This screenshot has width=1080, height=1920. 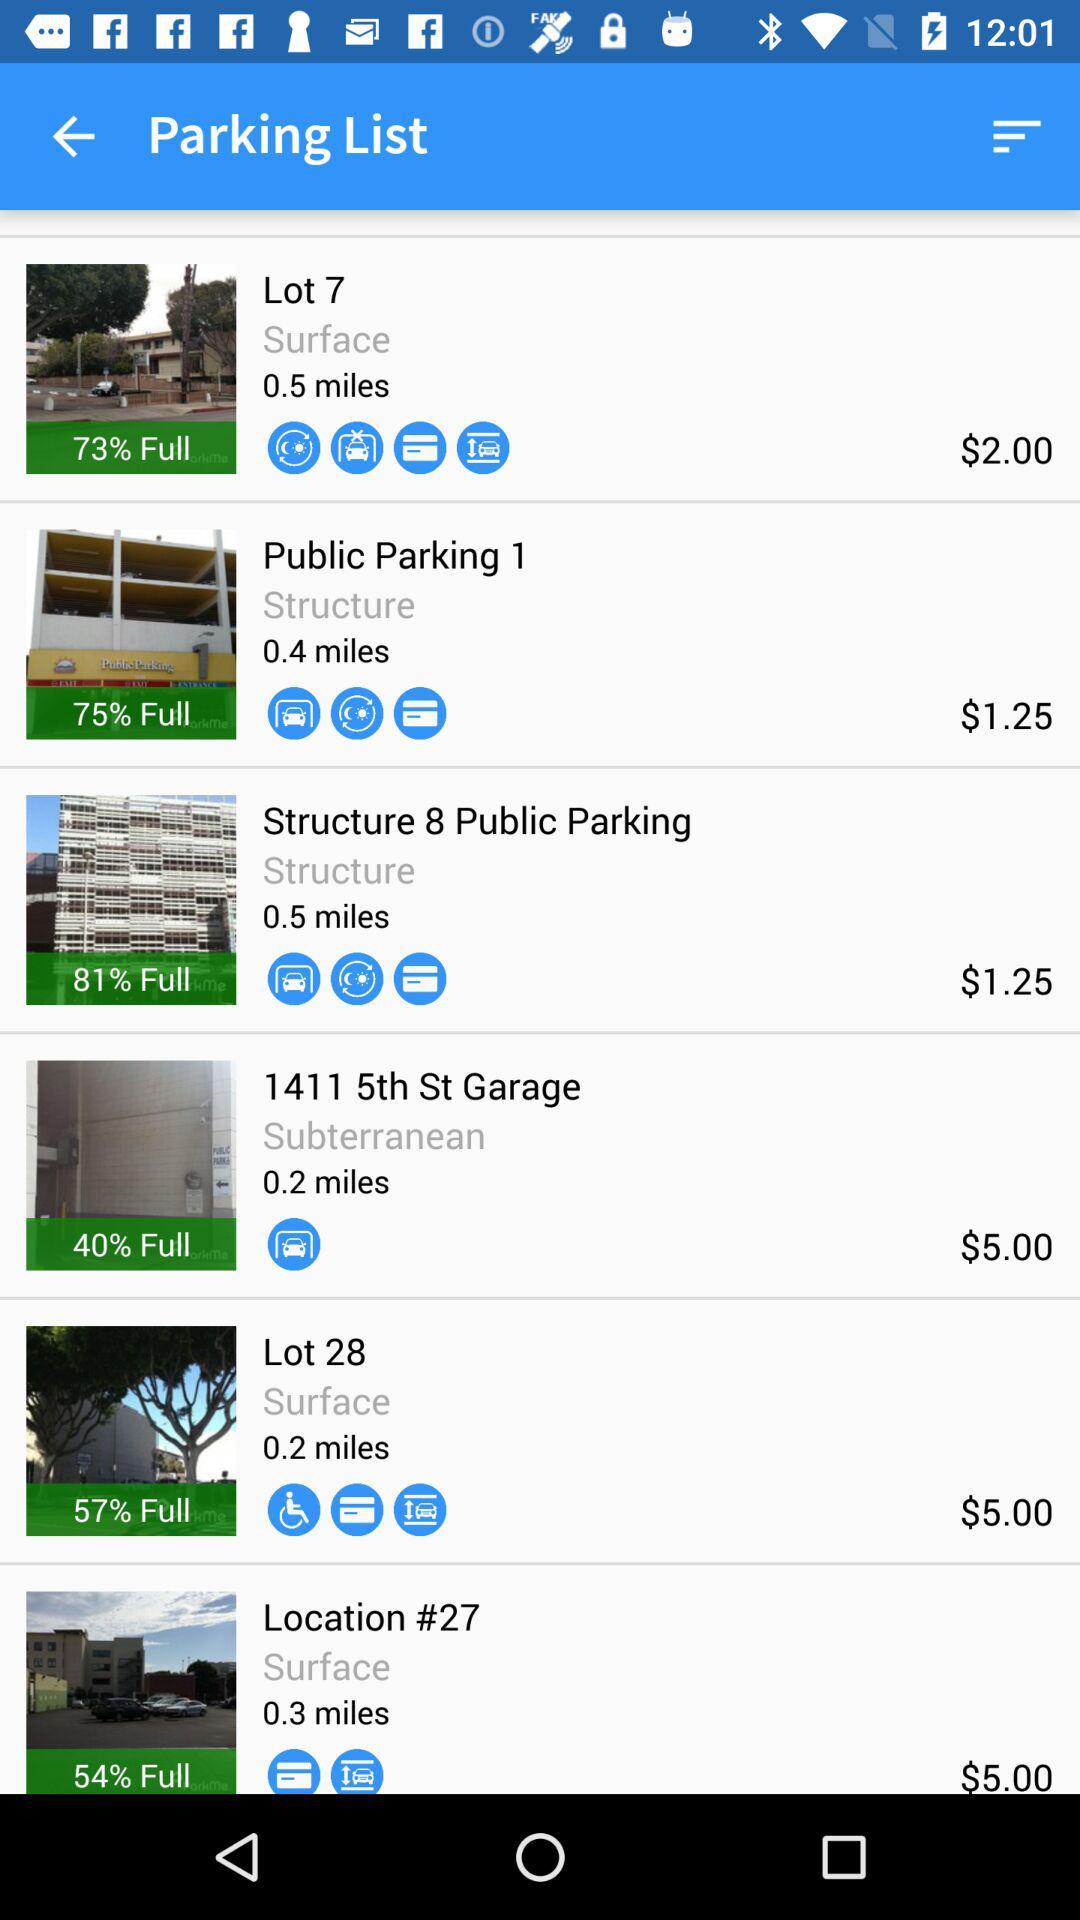 I want to click on the item below the 0.3 miles, so click(x=356, y=1771).